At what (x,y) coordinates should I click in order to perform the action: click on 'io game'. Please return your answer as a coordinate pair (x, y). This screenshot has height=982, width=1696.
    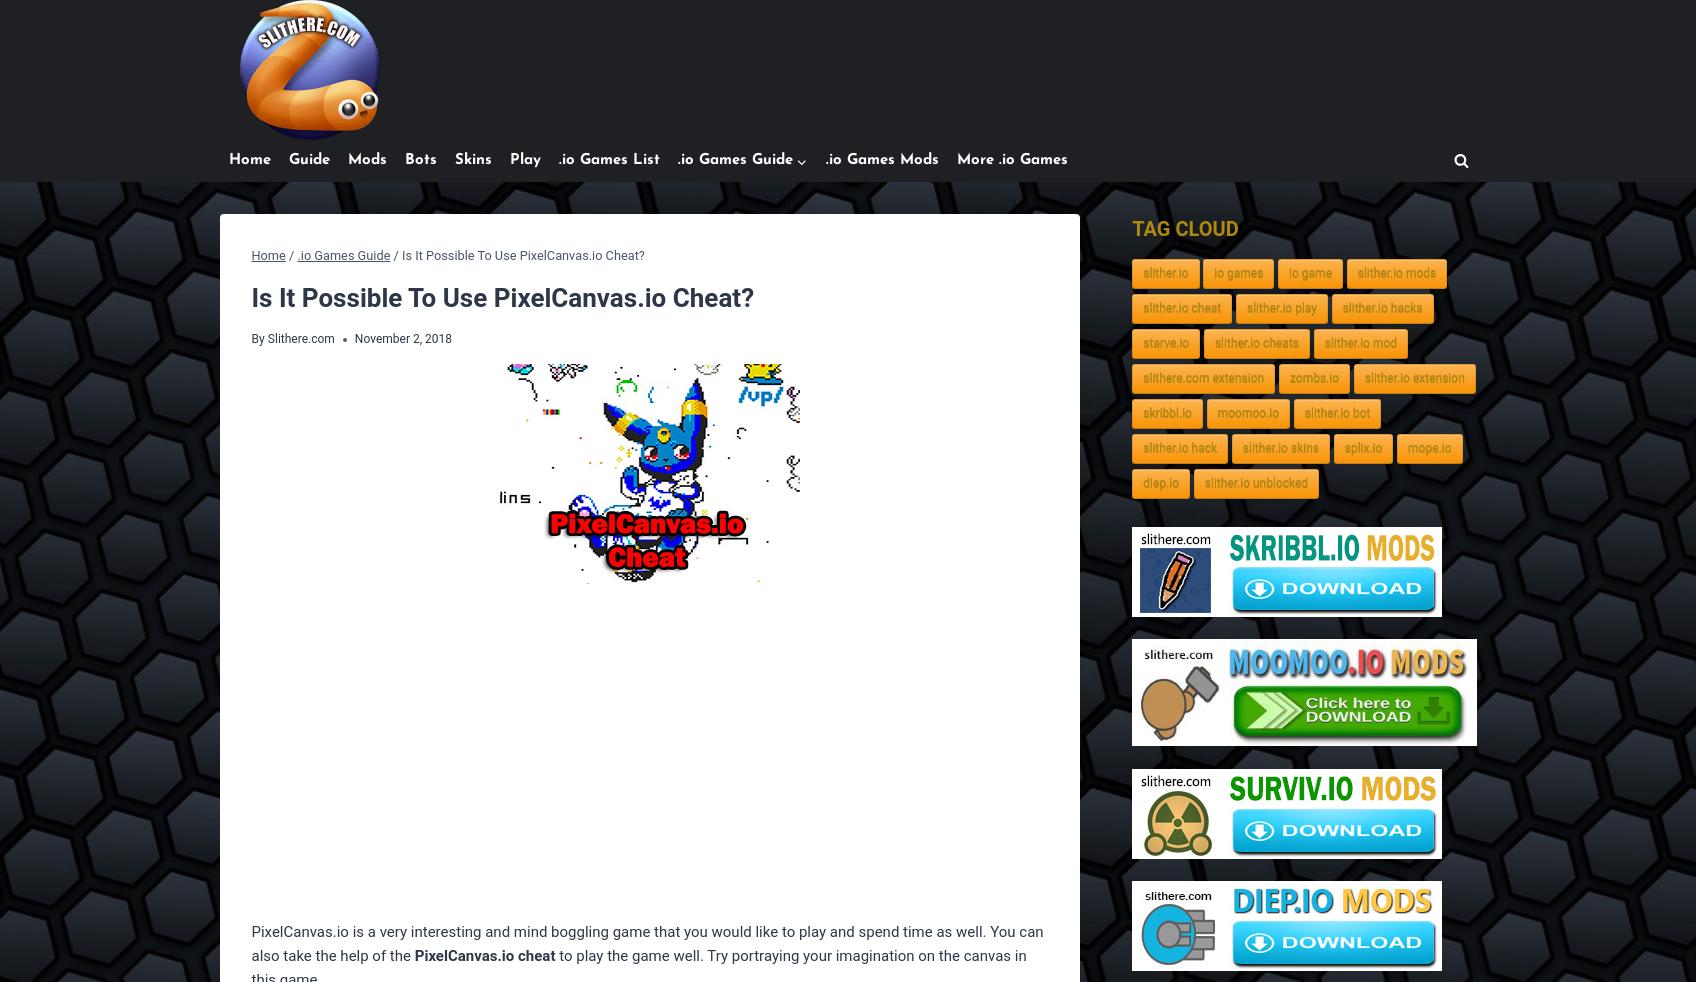
    Looking at the image, I should click on (1310, 273).